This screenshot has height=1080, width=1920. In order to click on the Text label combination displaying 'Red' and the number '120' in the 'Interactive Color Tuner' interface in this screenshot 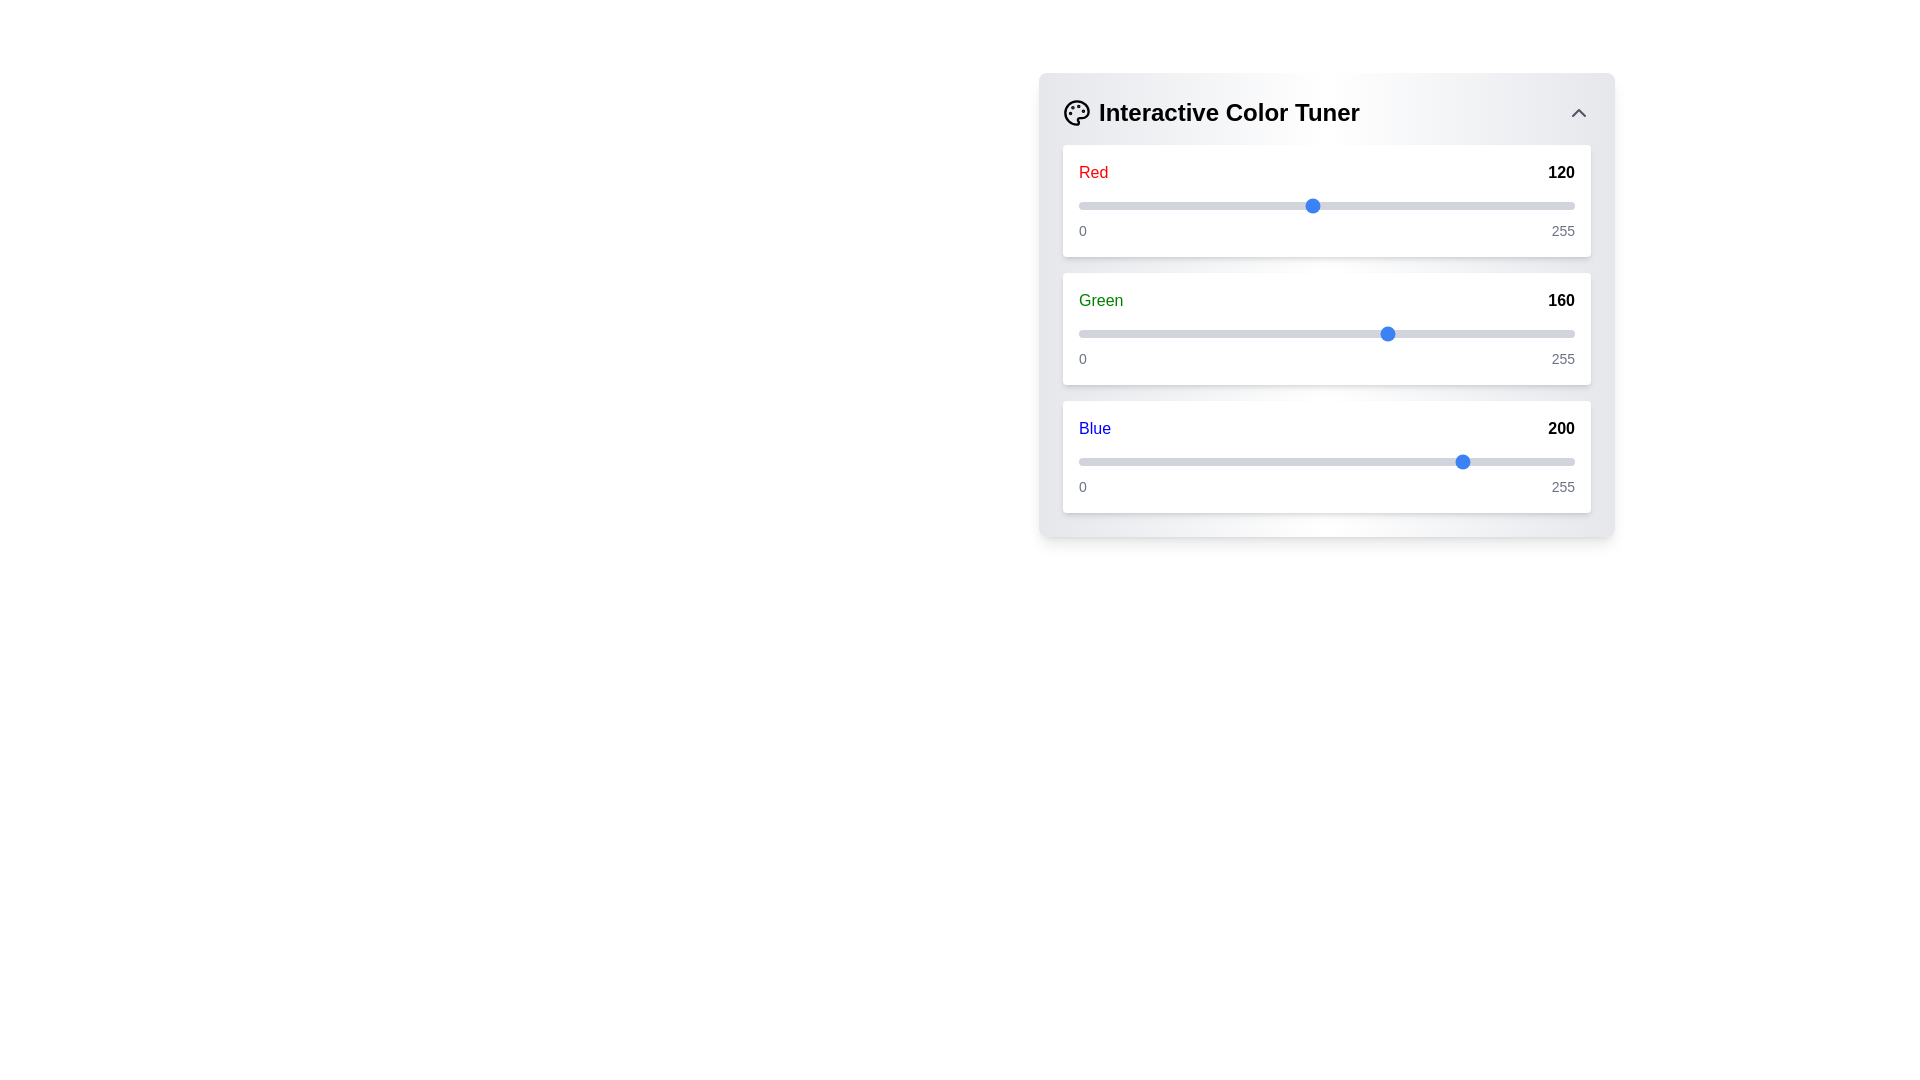, I will do `click(1326, 172)`.